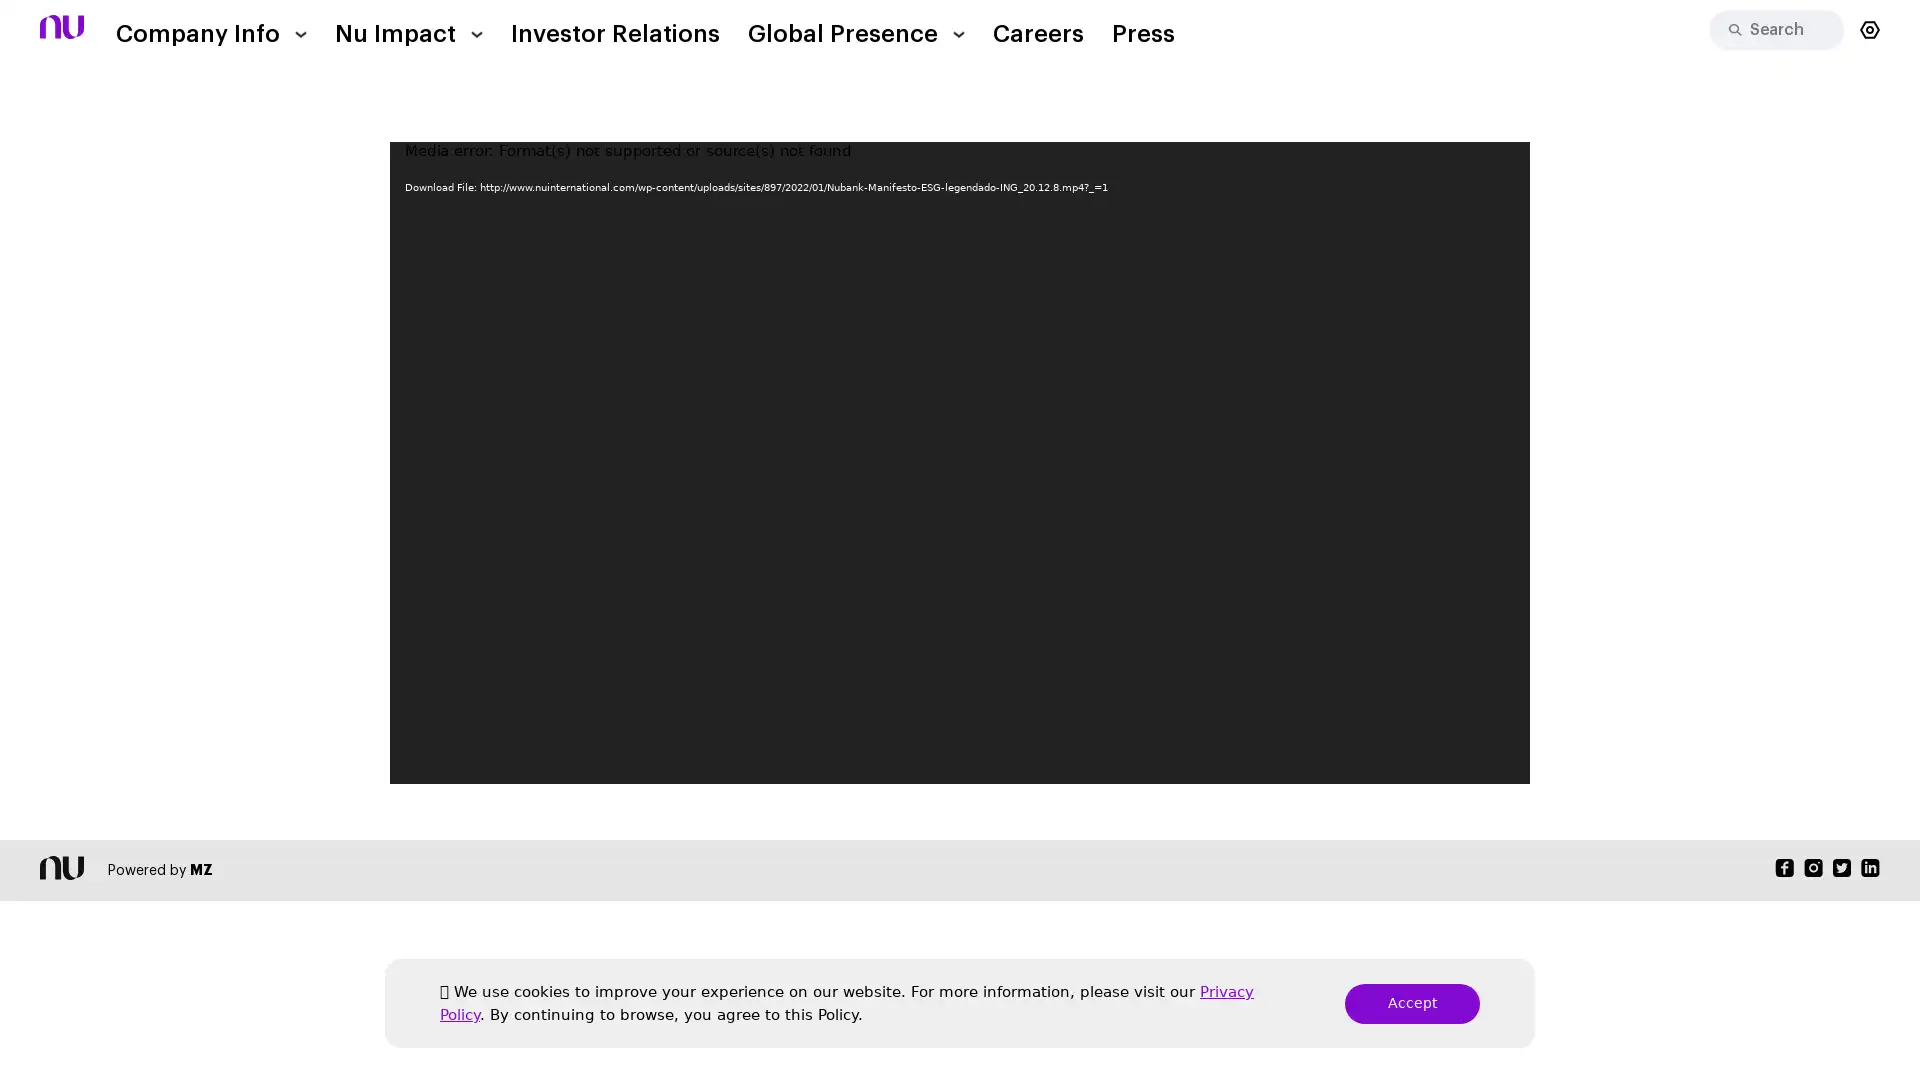 This screenshot has height=1080, width=1920. I want to click on Fullscreen, so click(1503, 763).